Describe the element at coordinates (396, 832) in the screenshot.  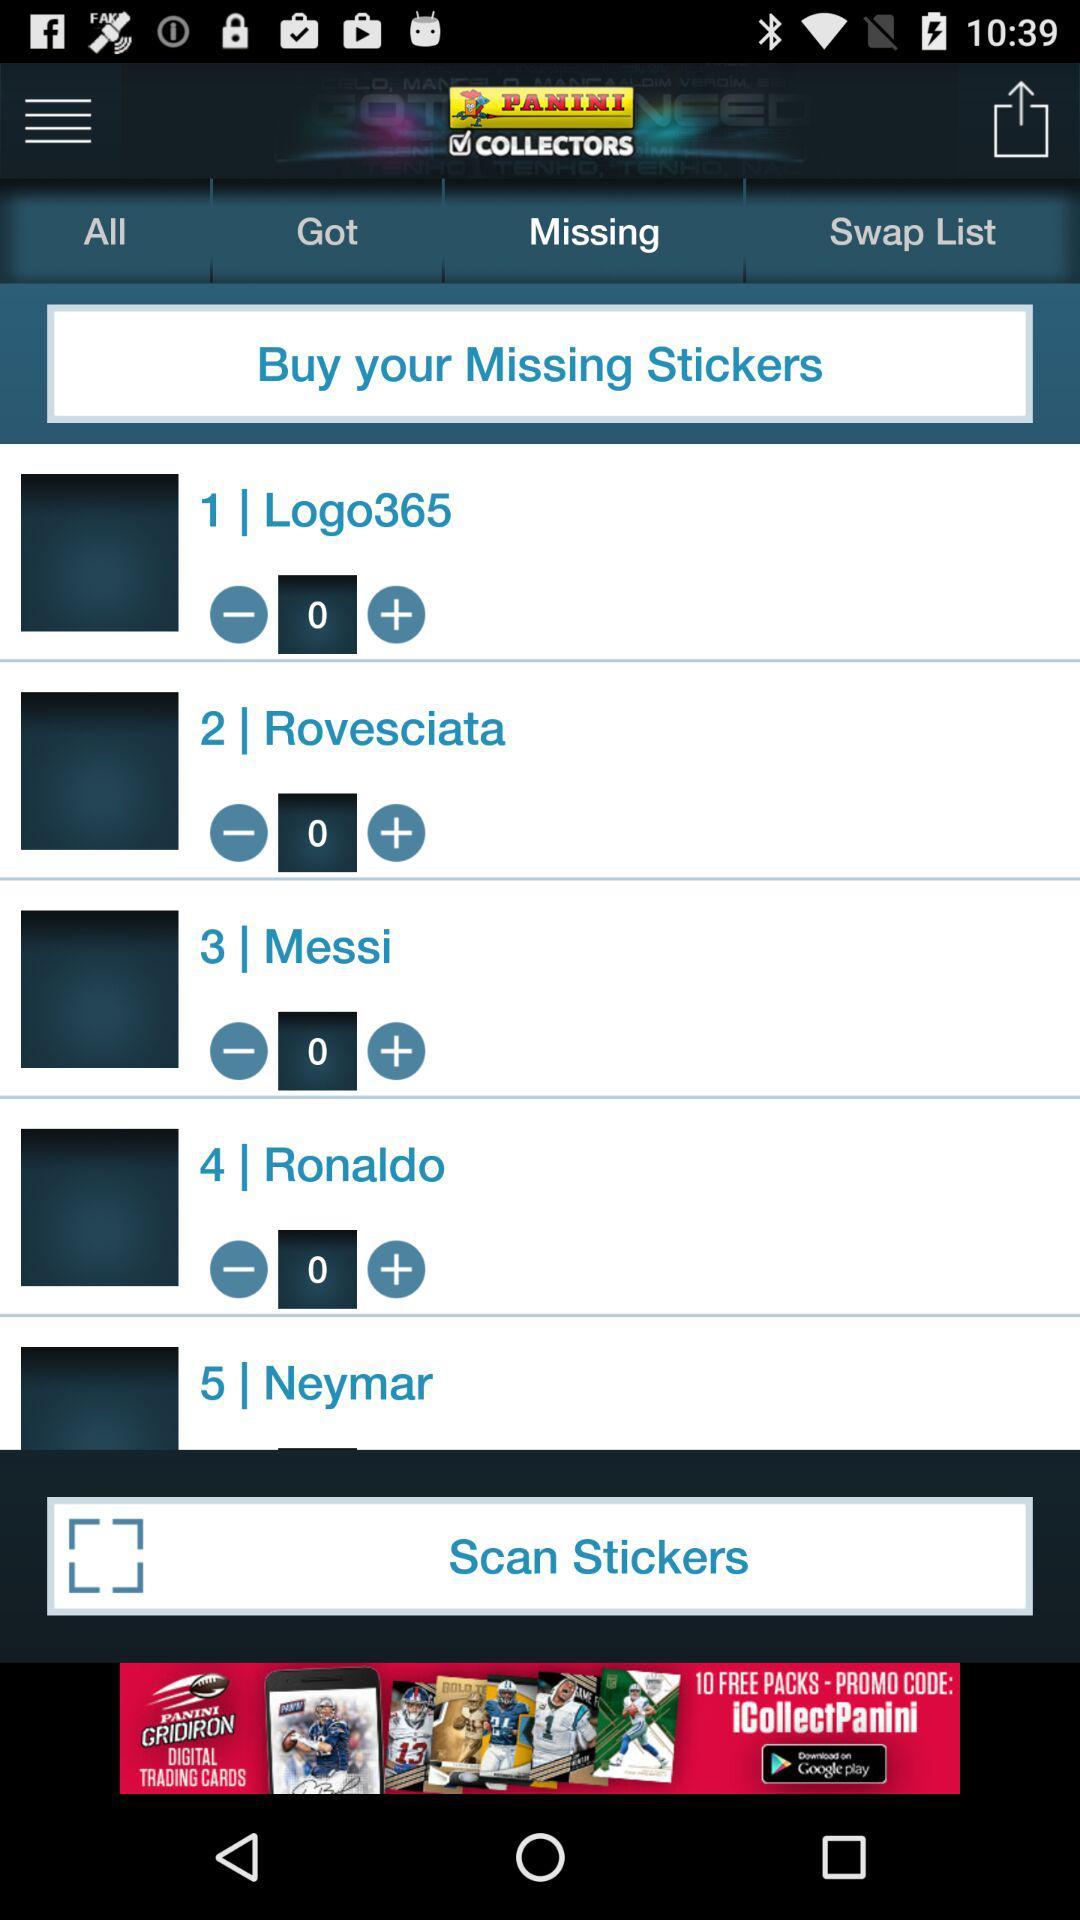
I see `tap to add` at that location.